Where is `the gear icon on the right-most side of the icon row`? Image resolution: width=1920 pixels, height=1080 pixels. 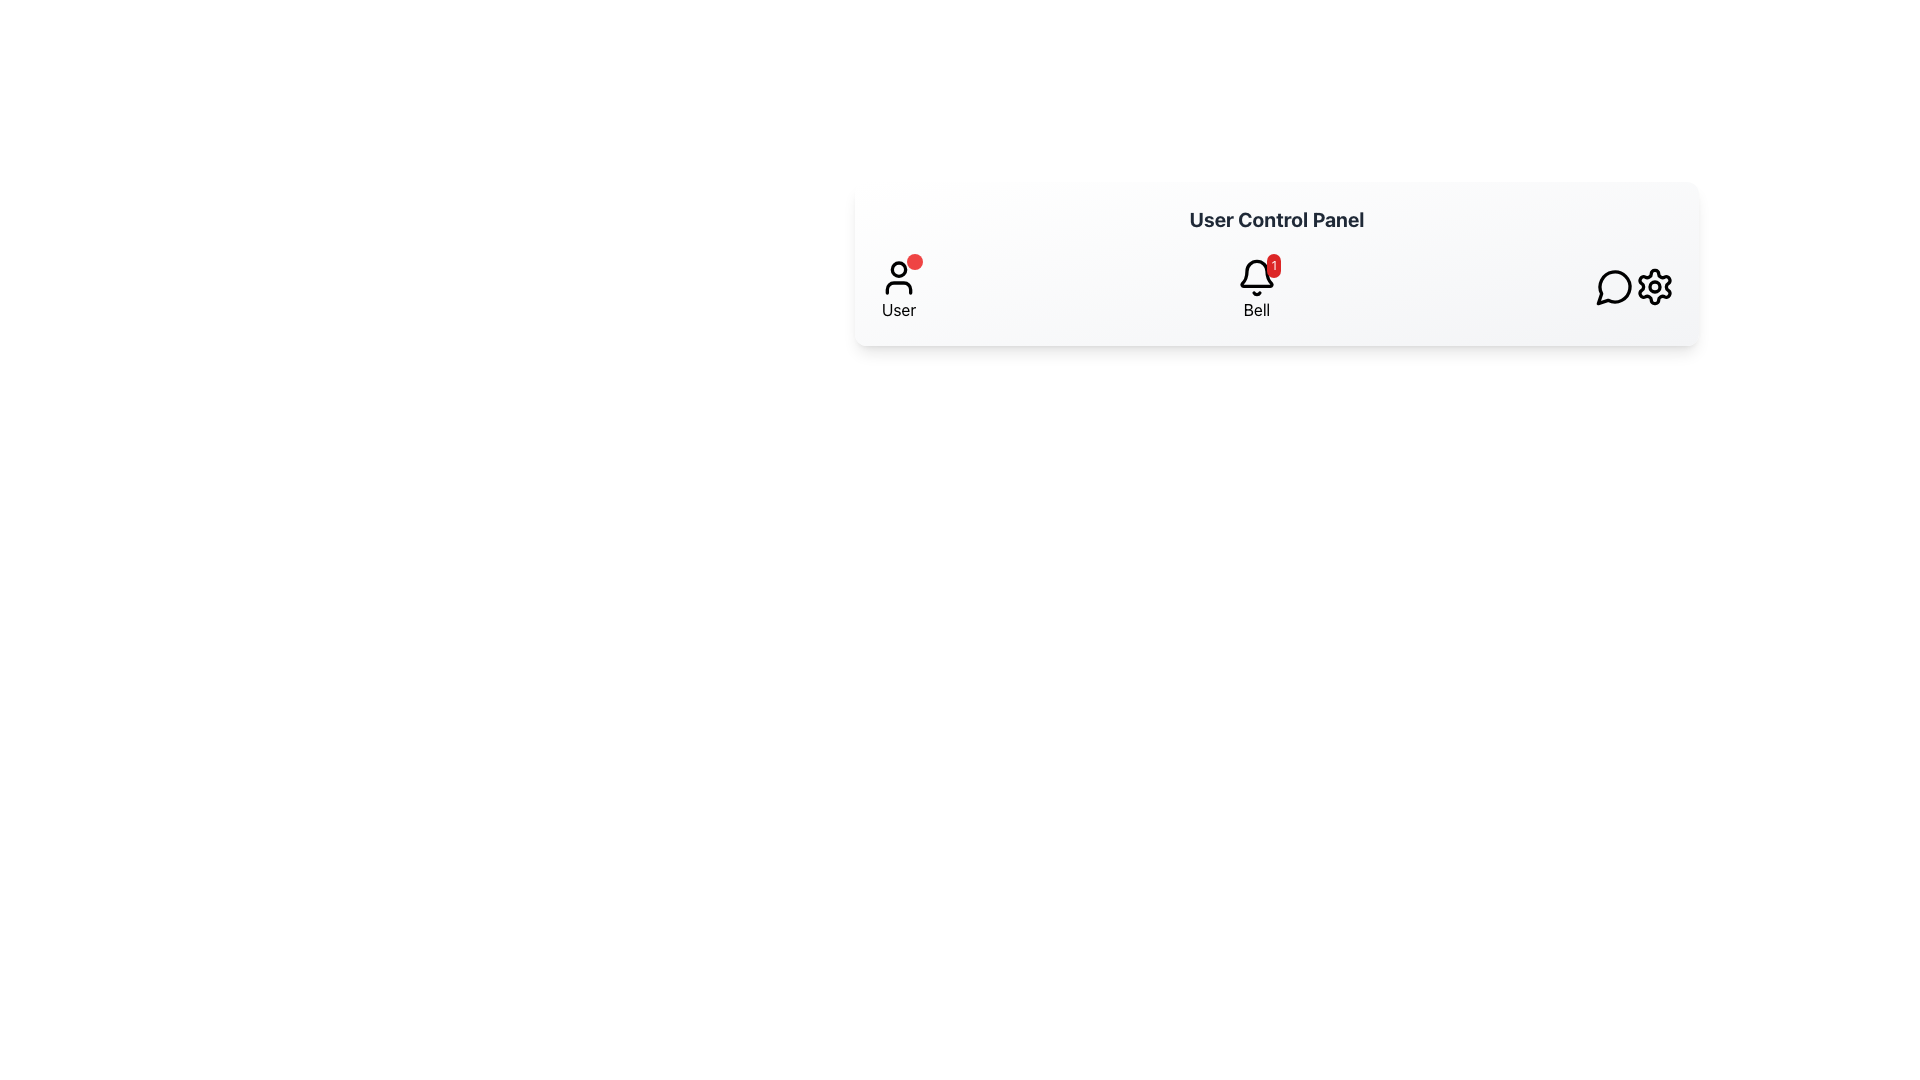
the gear icon on the right-most side of the icon row is located at coordinates (1655, 286).